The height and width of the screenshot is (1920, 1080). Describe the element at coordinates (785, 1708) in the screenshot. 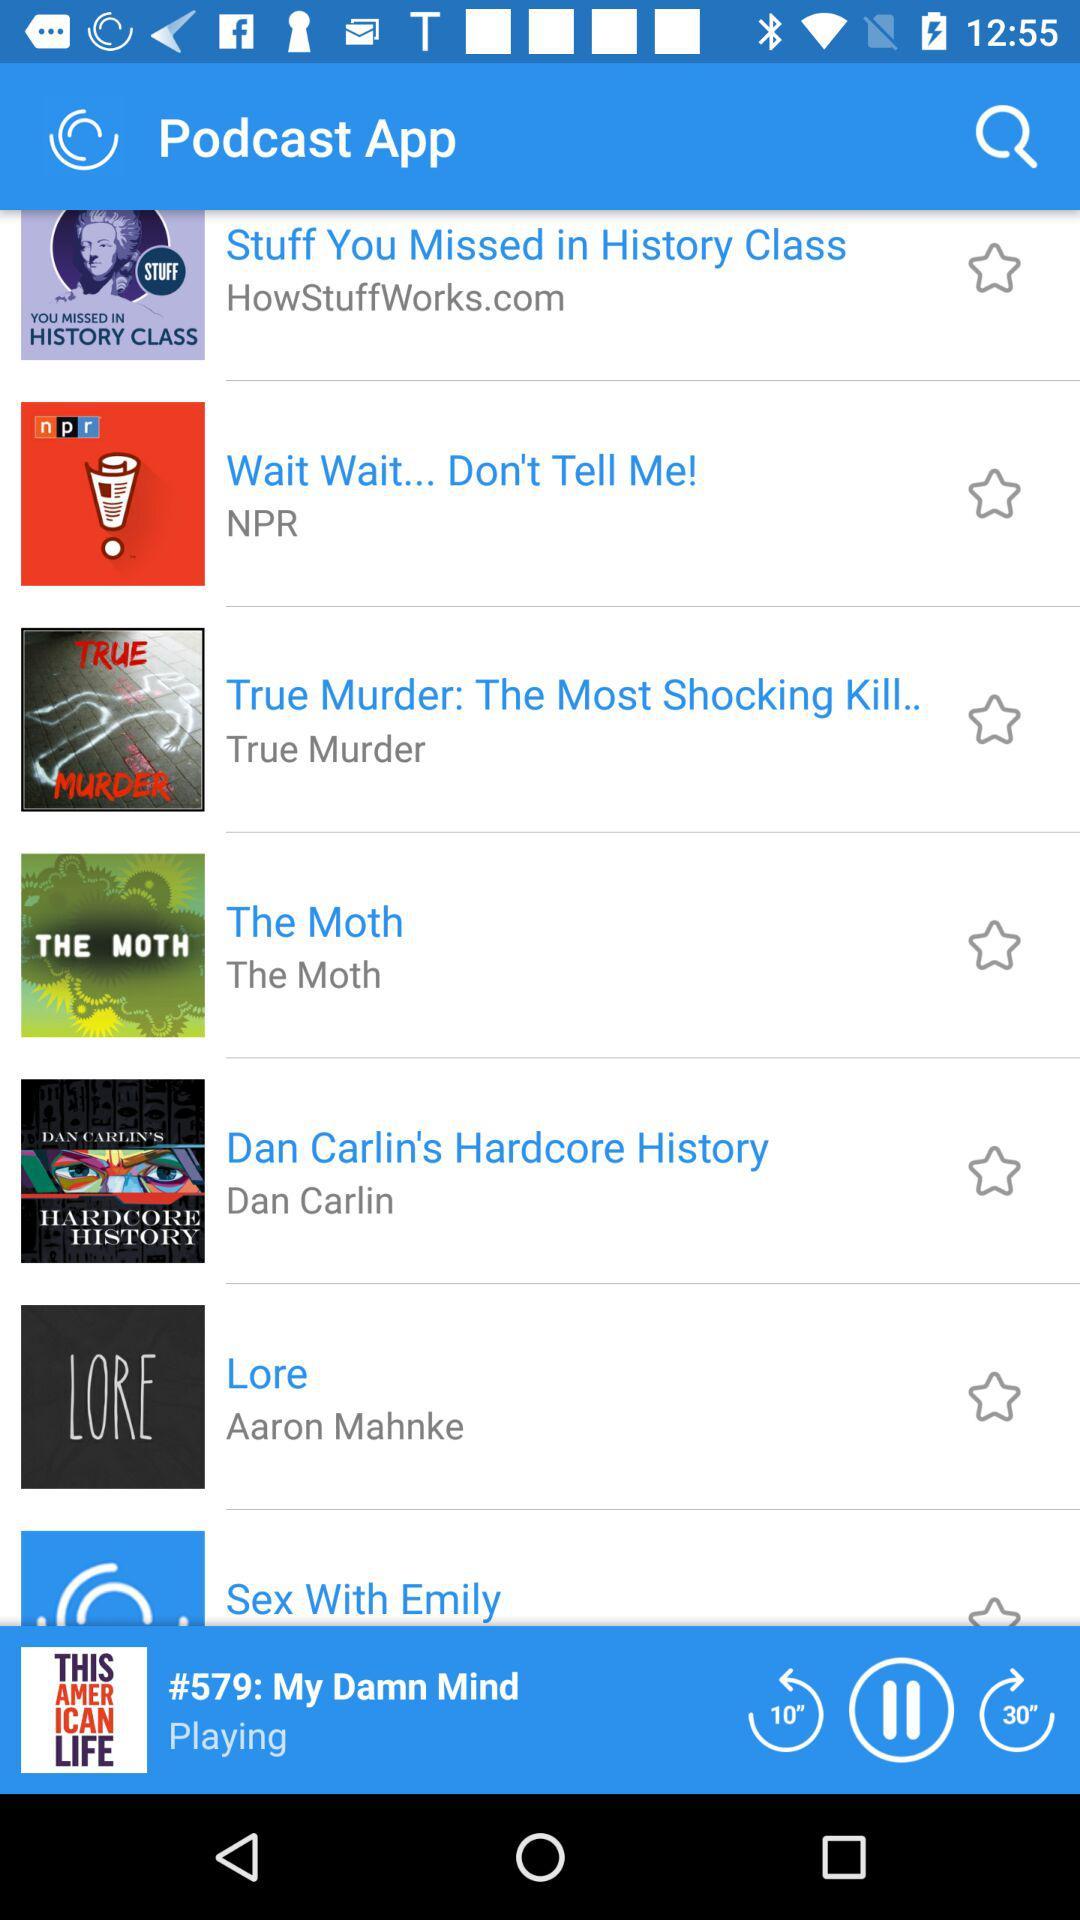

I see `the av_rewind icon` at that location.